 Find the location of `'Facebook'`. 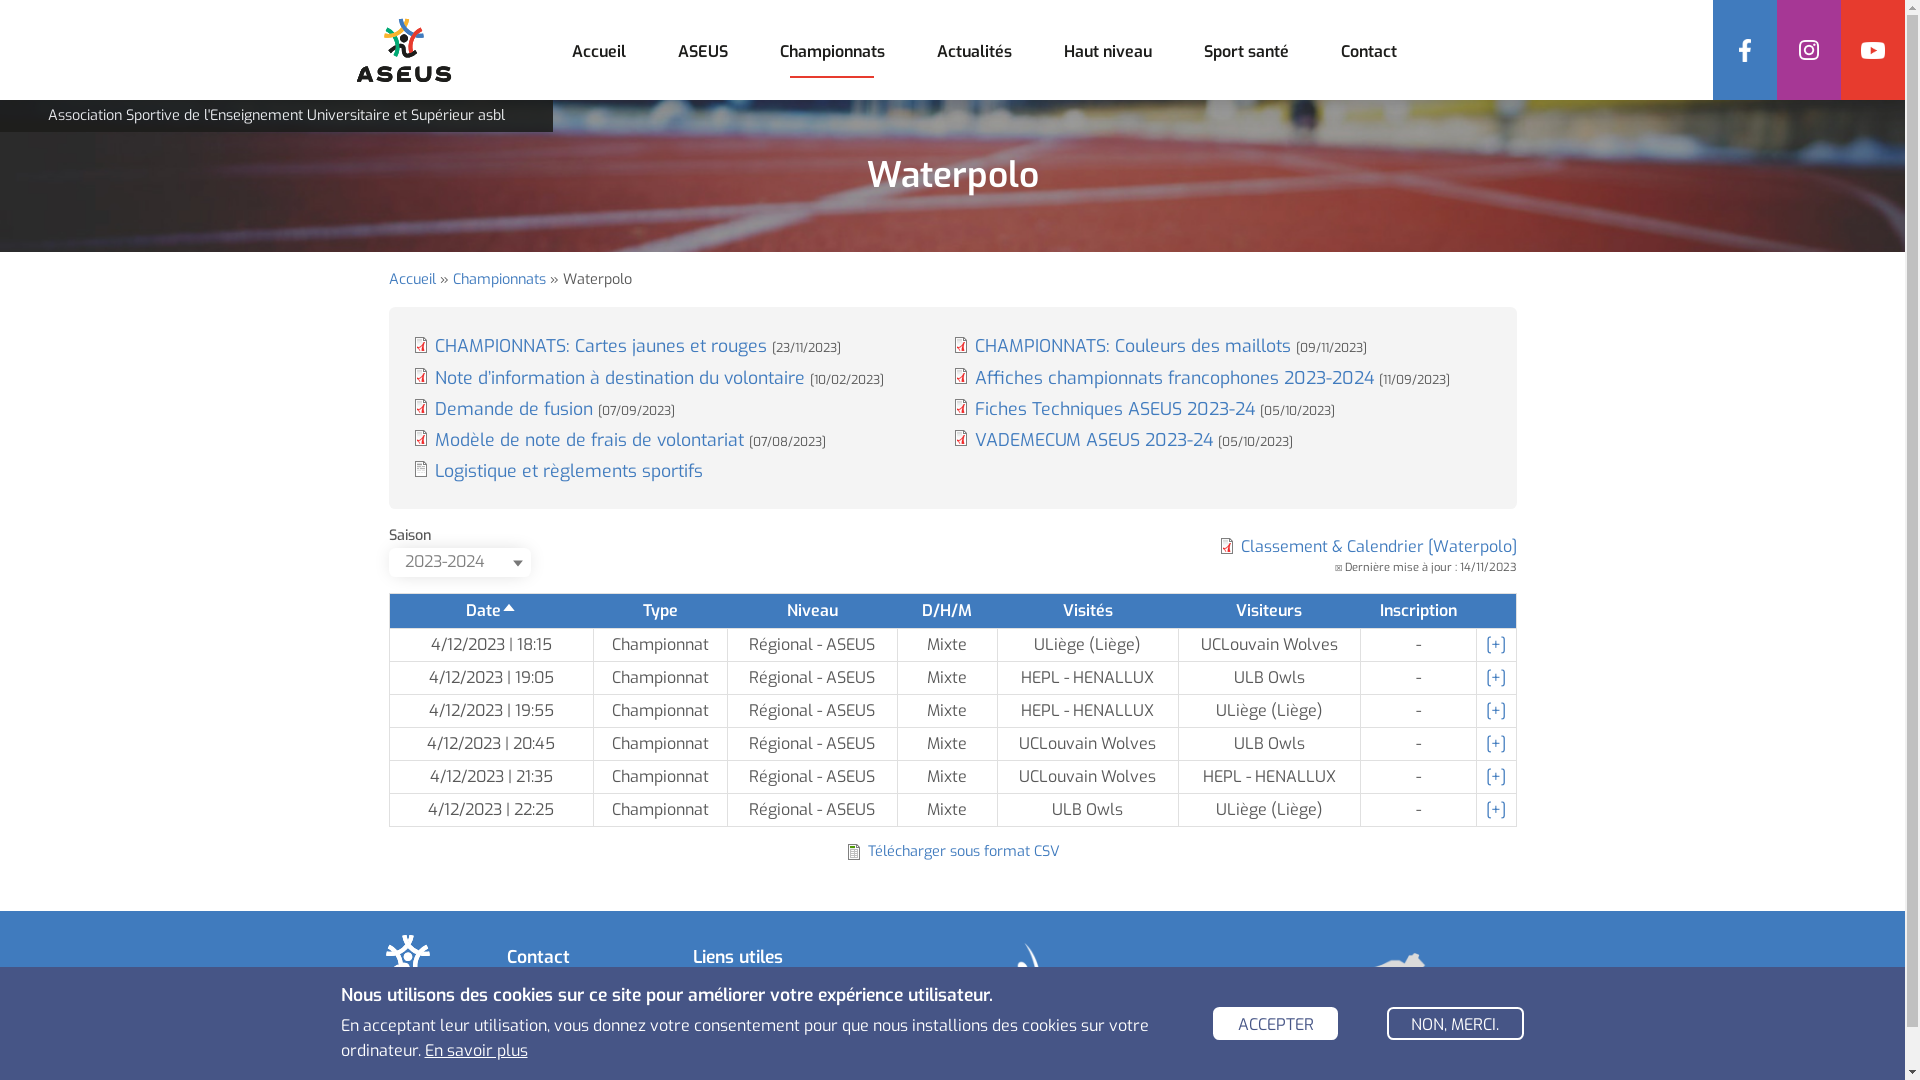

'Facebook' is located at coordinates (1744, 49).